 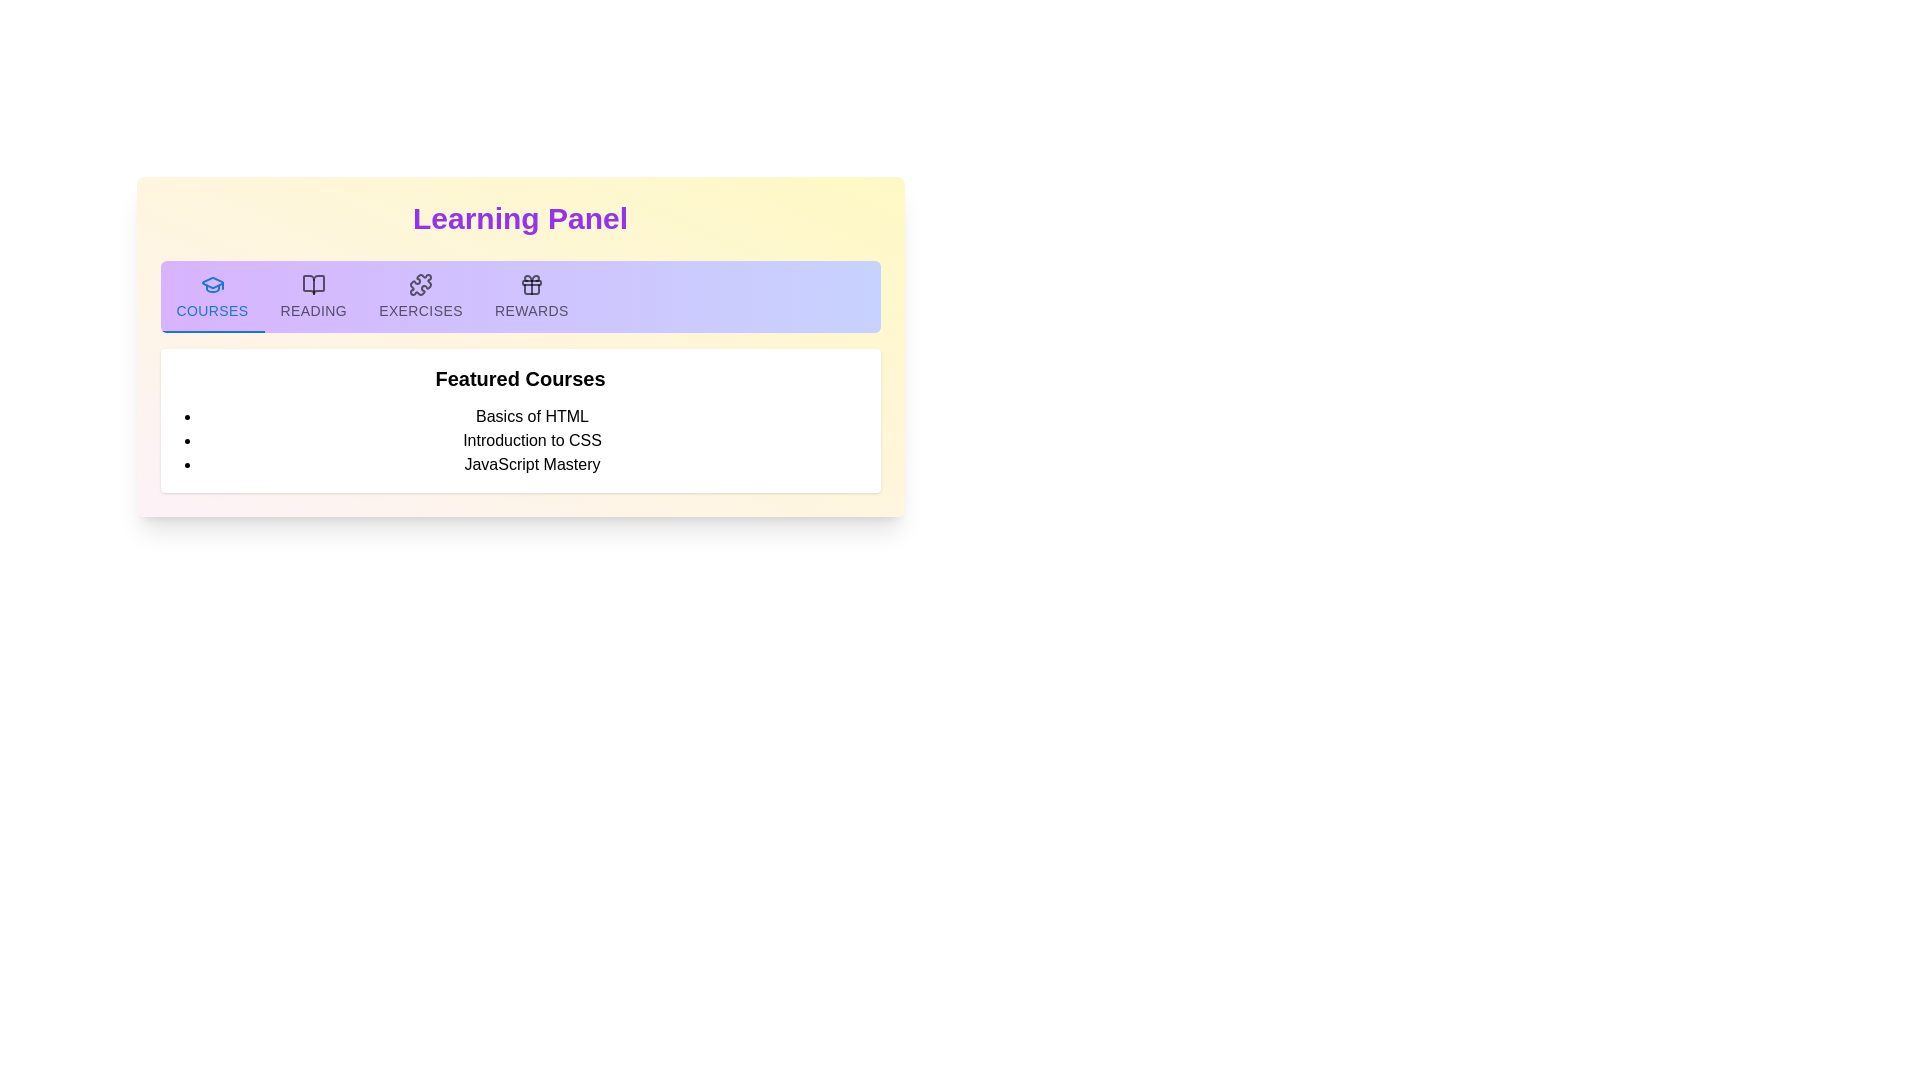 What do you see at coordinates (312, 285) in the screenshot?
I see `the 'READING' tab icon, which is the second icon in the horizontal tab menu at the top of the user panel` at bounding box center [312, 285].